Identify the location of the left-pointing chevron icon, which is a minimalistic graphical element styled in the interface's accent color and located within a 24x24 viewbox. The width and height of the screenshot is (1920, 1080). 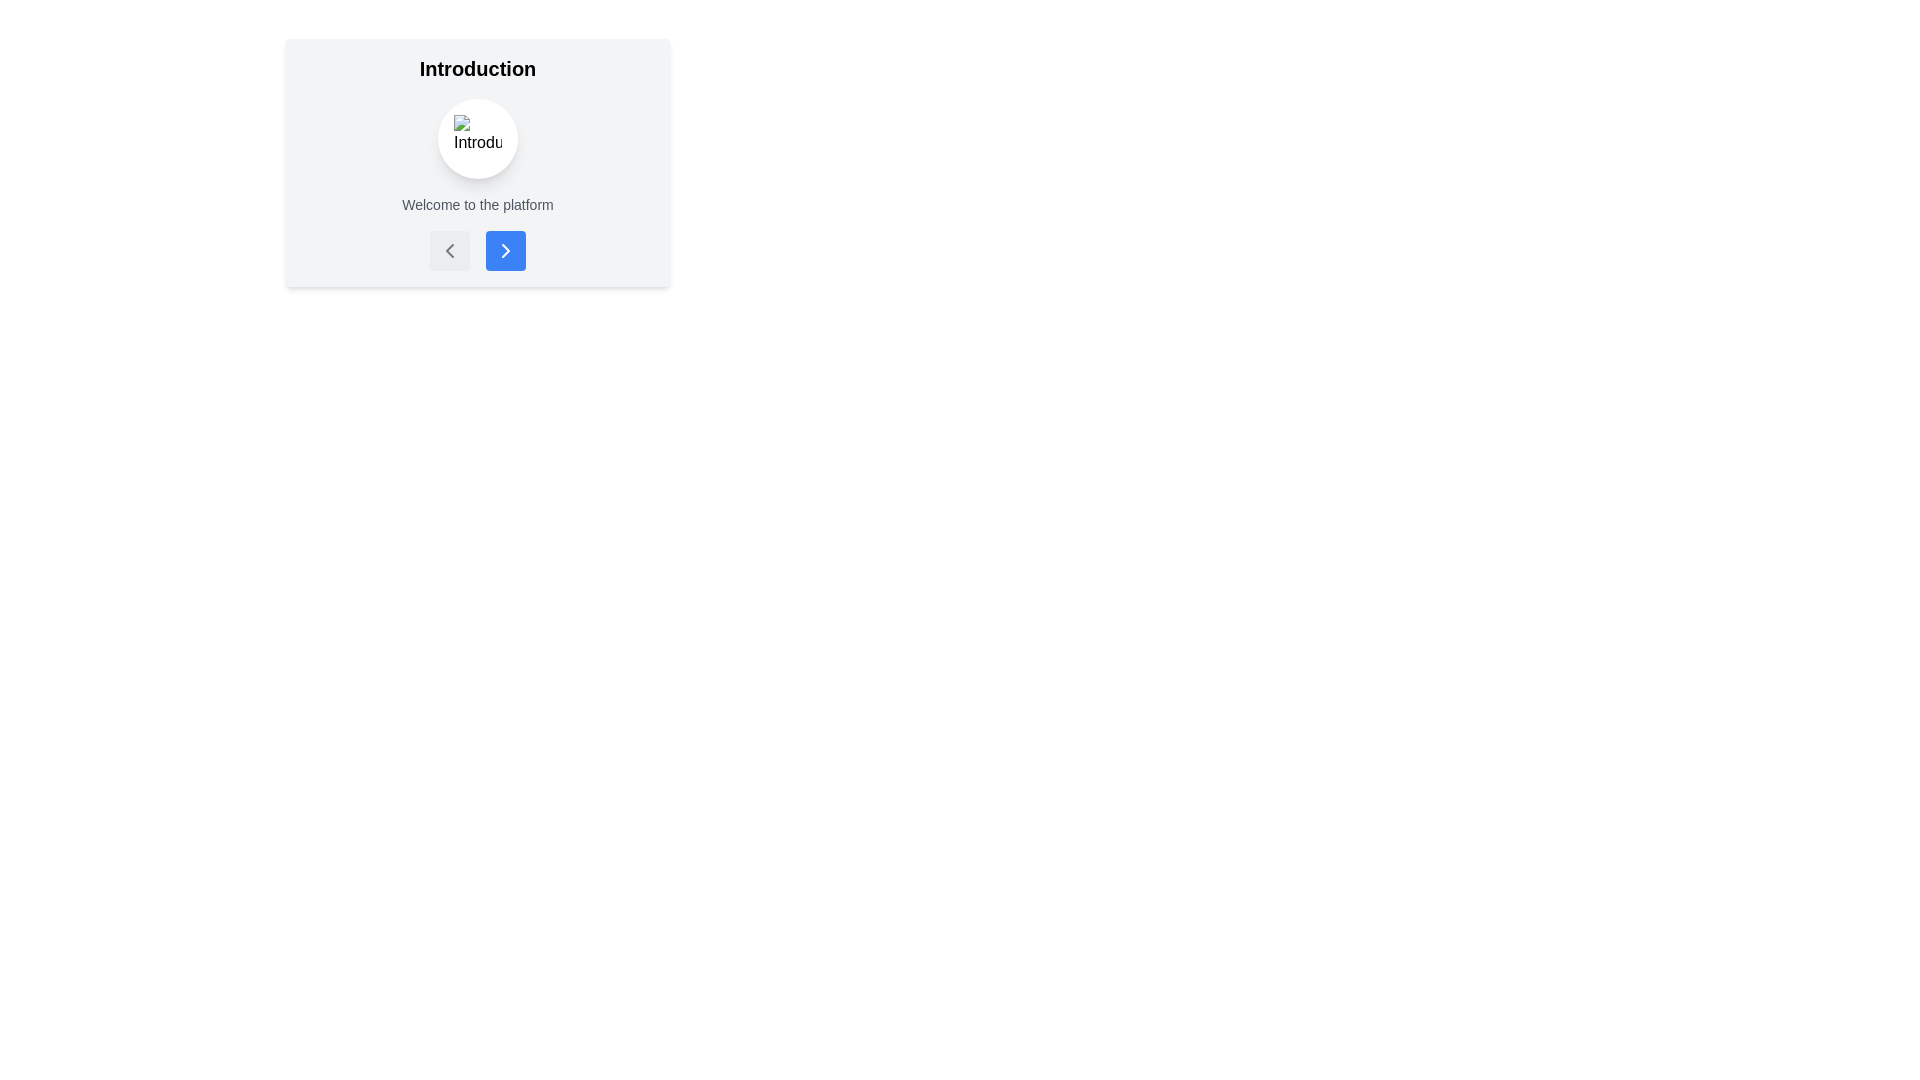
(449, 249).